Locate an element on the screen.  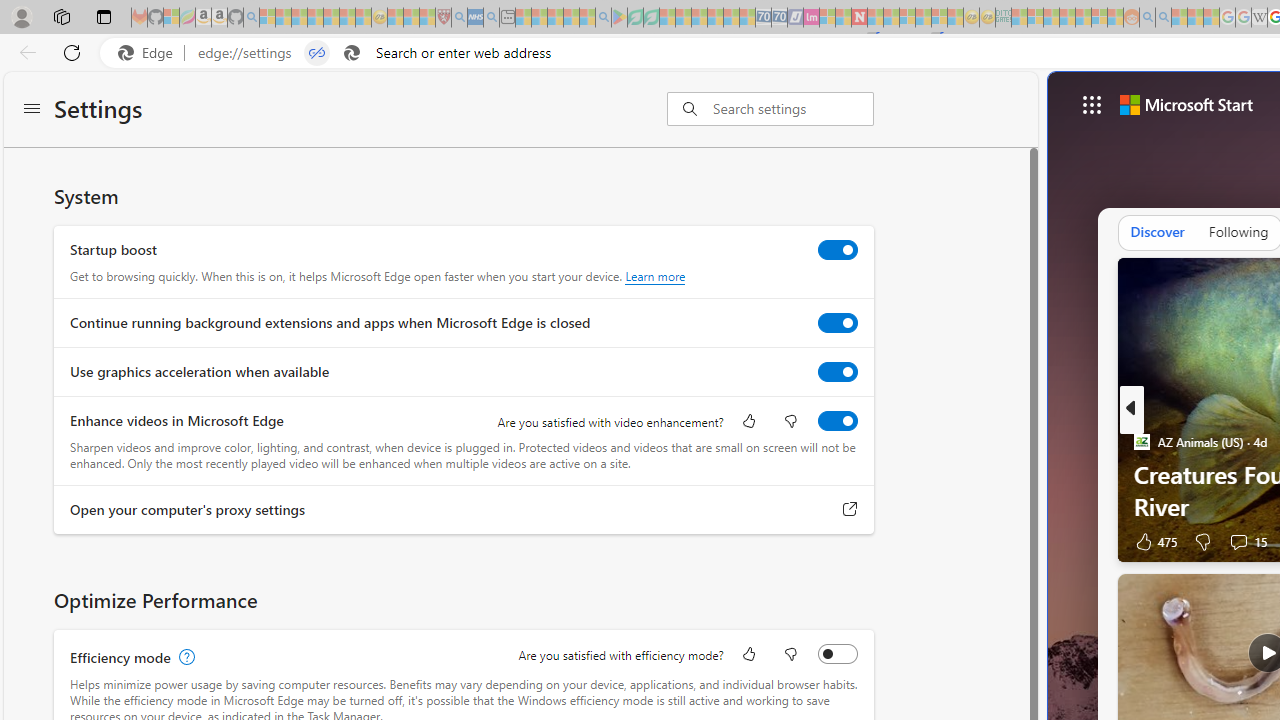
'View comments 15 Comment' is located at coordinates (1246, 541).